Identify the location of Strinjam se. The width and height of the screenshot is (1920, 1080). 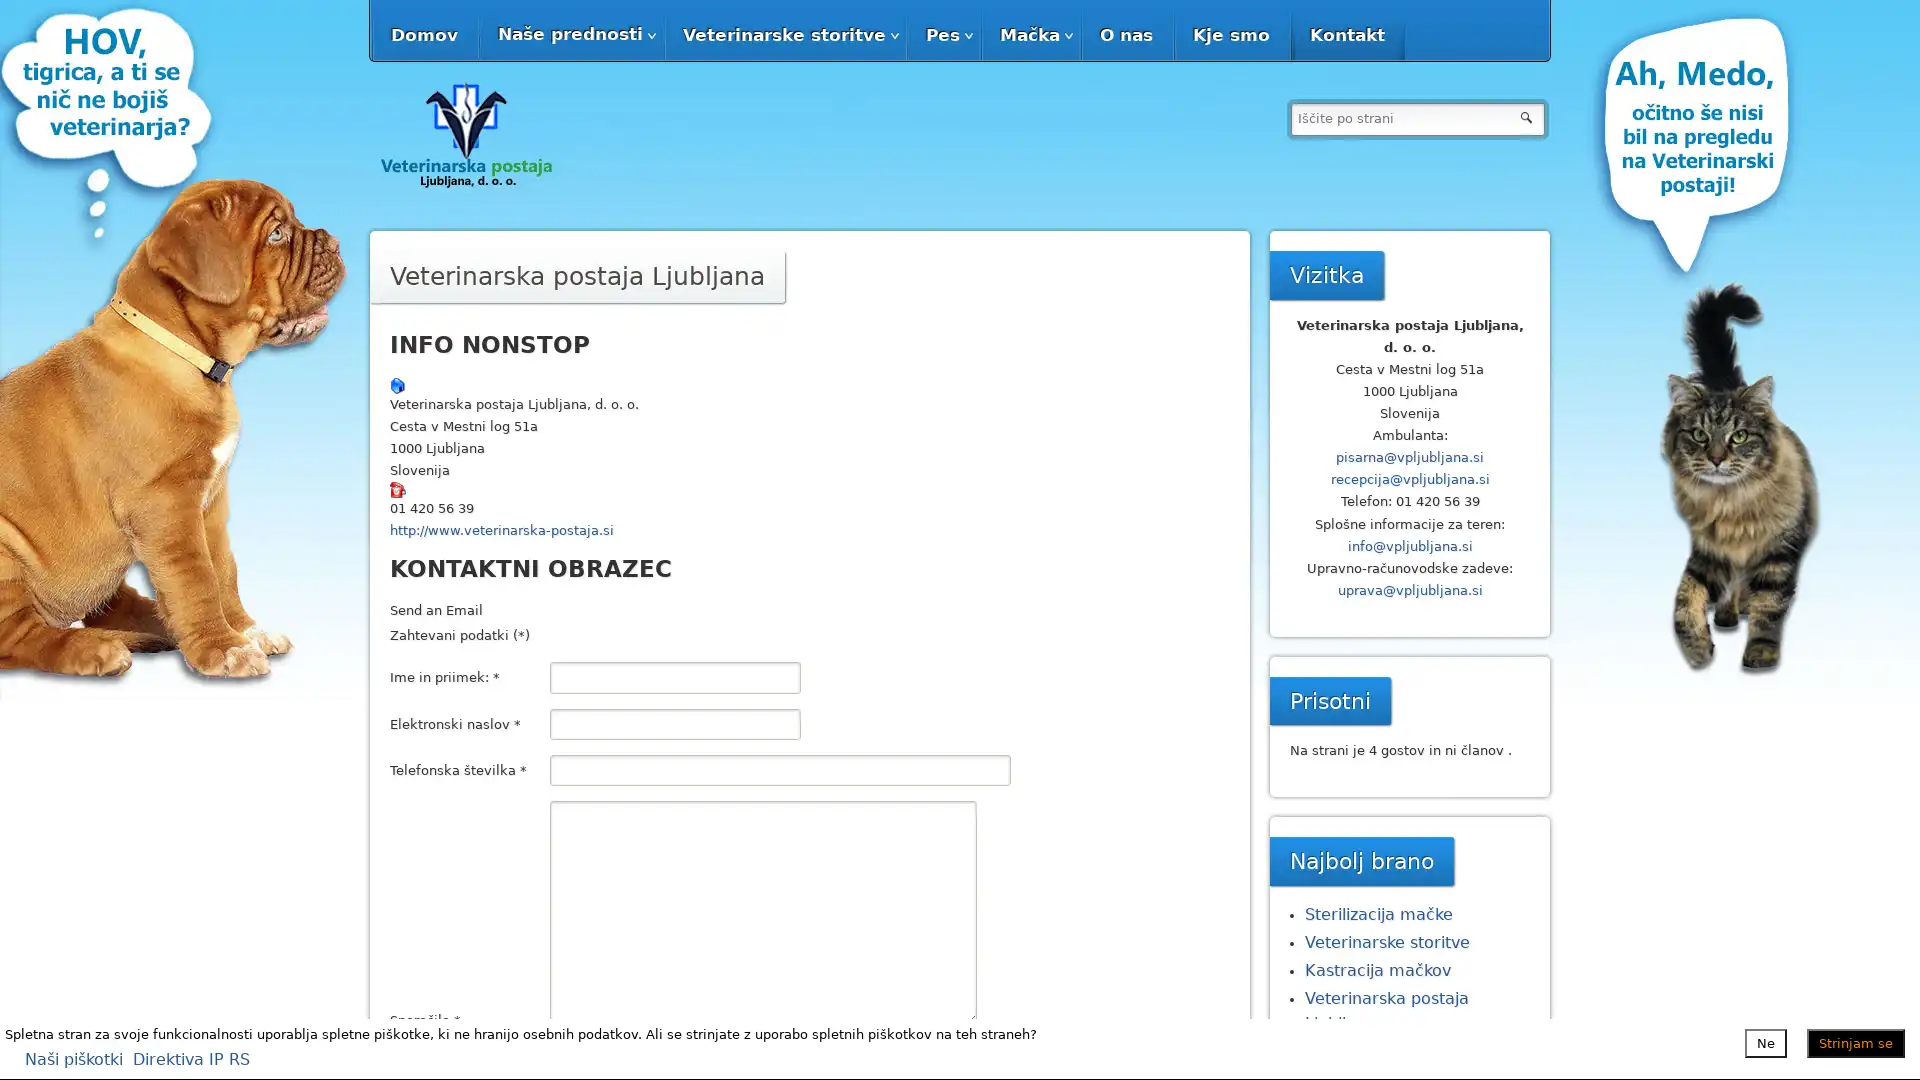
(1855, 1041).